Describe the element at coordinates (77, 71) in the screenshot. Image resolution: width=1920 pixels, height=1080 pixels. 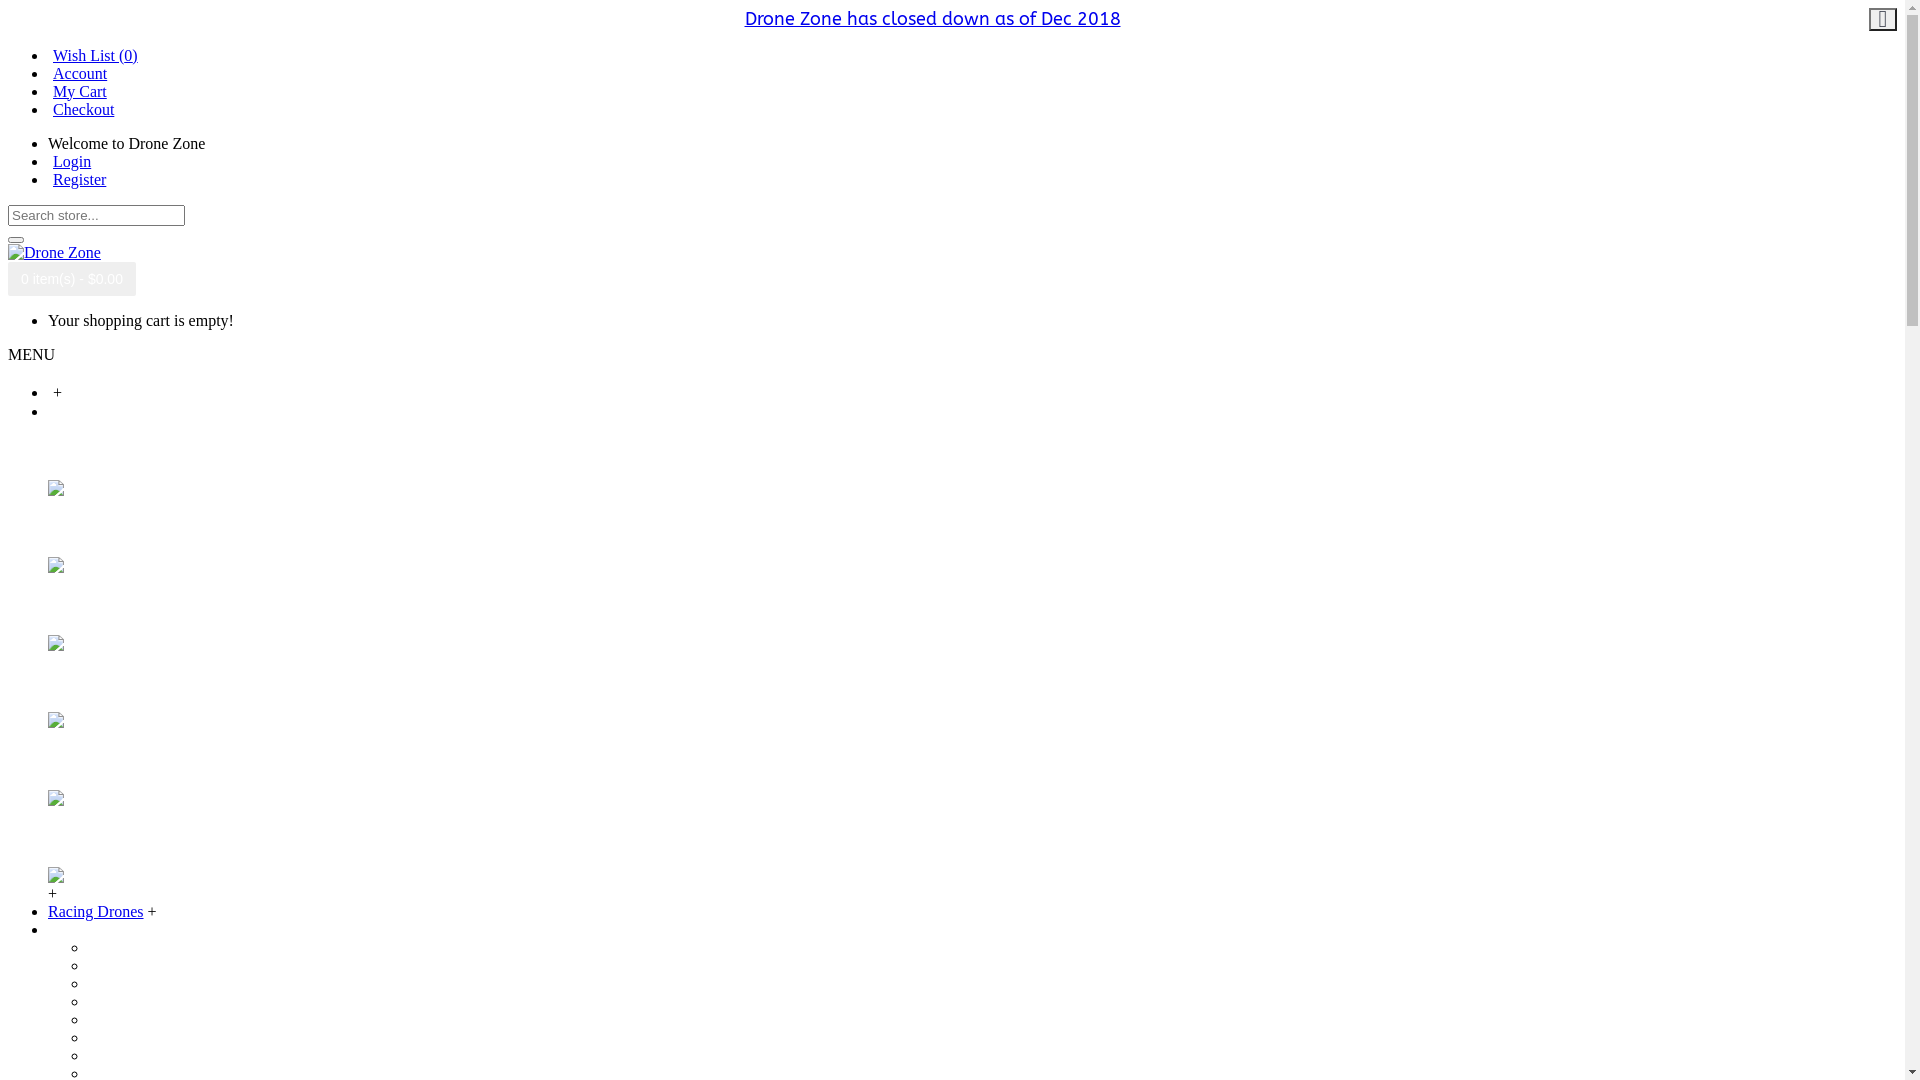
I see `'Account'` at that location.